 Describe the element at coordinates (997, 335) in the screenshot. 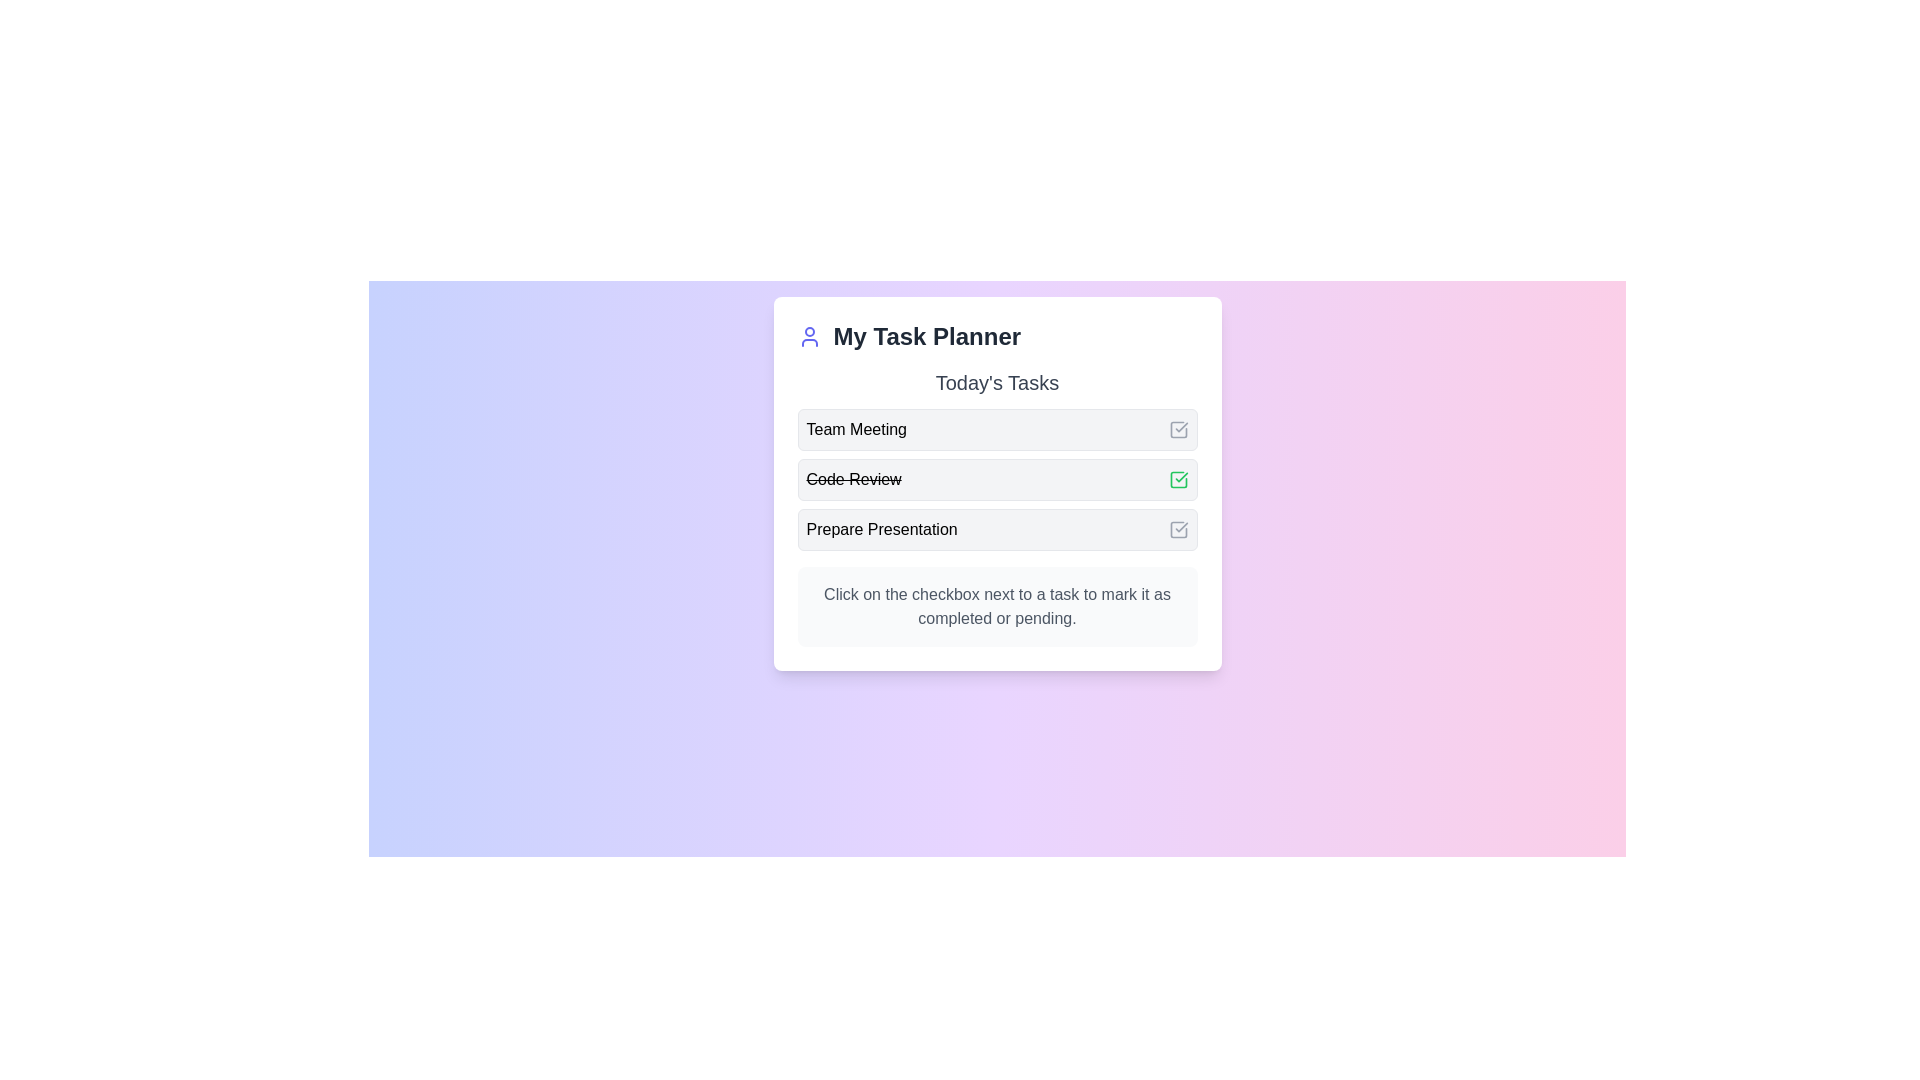

I see `textual content of the text-based header indicating the purpose of the task management widget, which is located at the top of the panel before 'Today's Tasks'` at that location.